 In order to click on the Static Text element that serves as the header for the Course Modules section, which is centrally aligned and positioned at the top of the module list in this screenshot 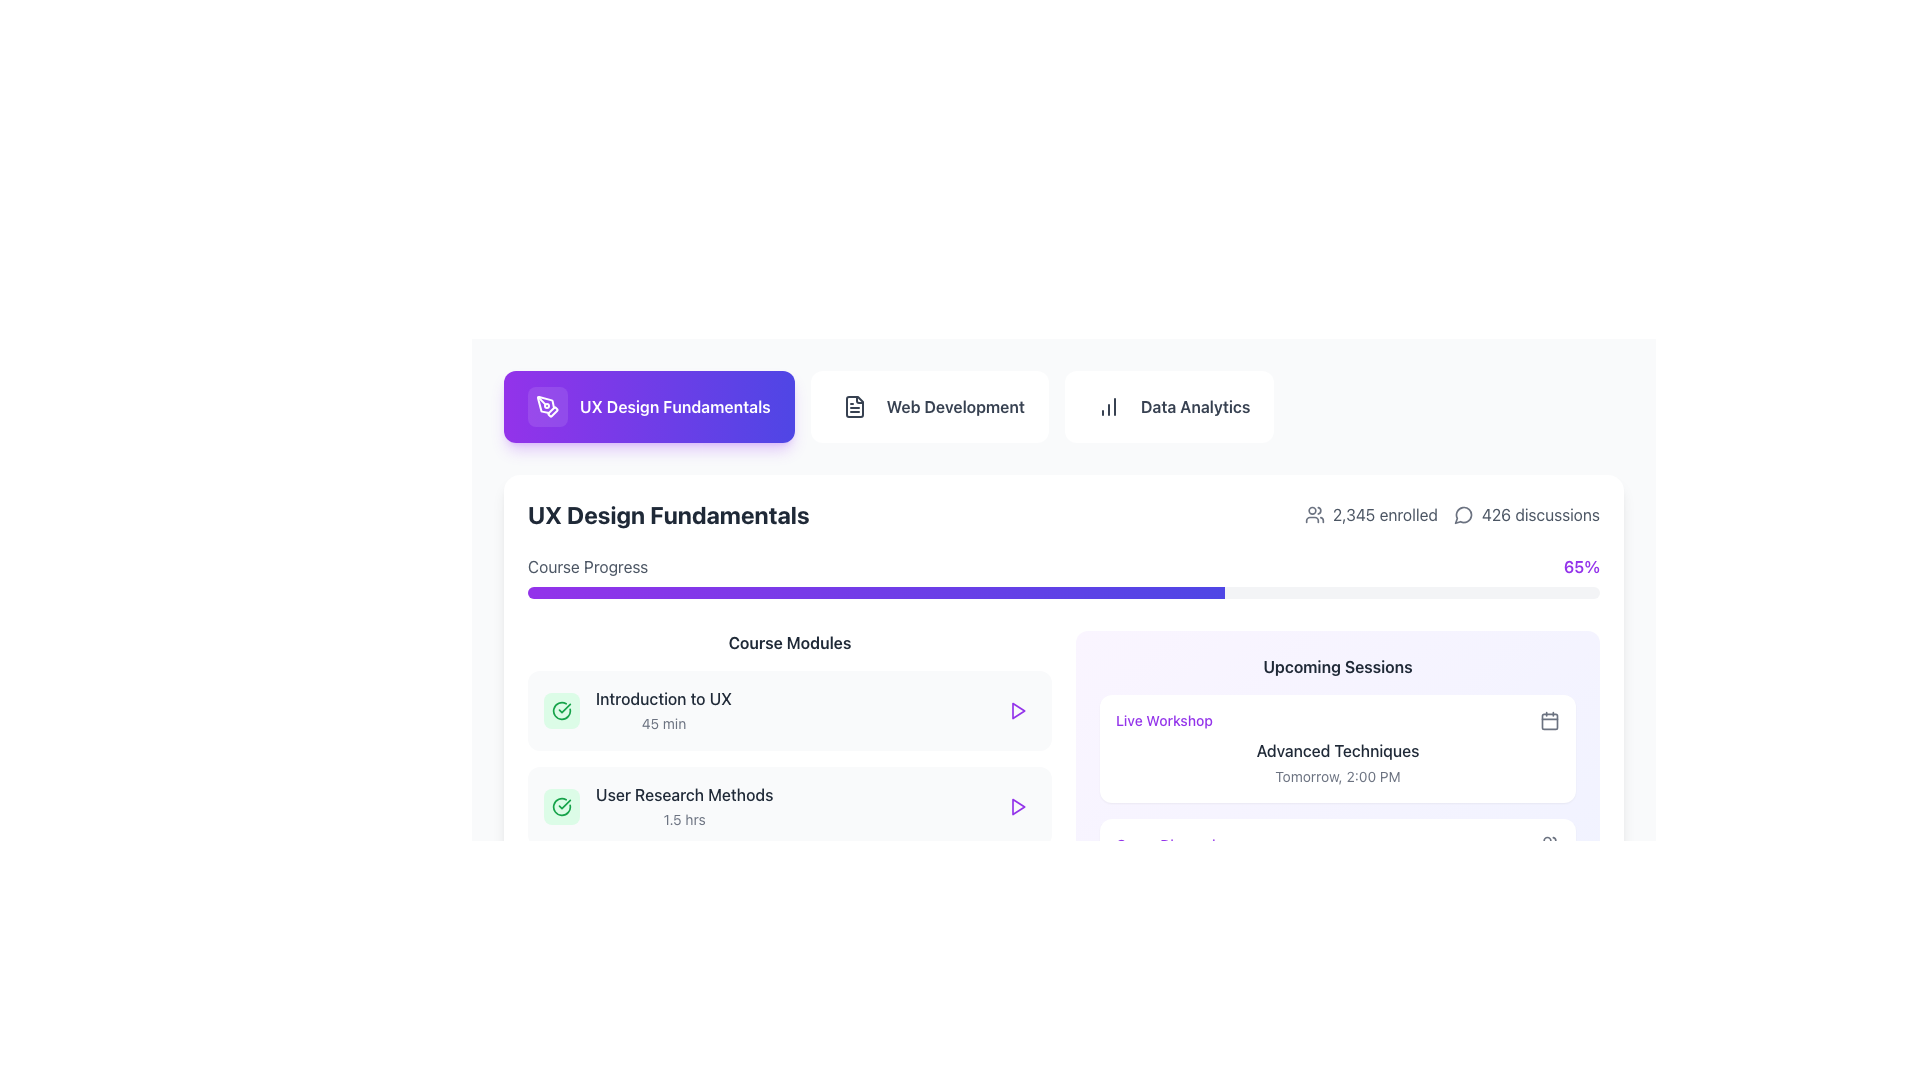, I will do `click(789, 643)`.